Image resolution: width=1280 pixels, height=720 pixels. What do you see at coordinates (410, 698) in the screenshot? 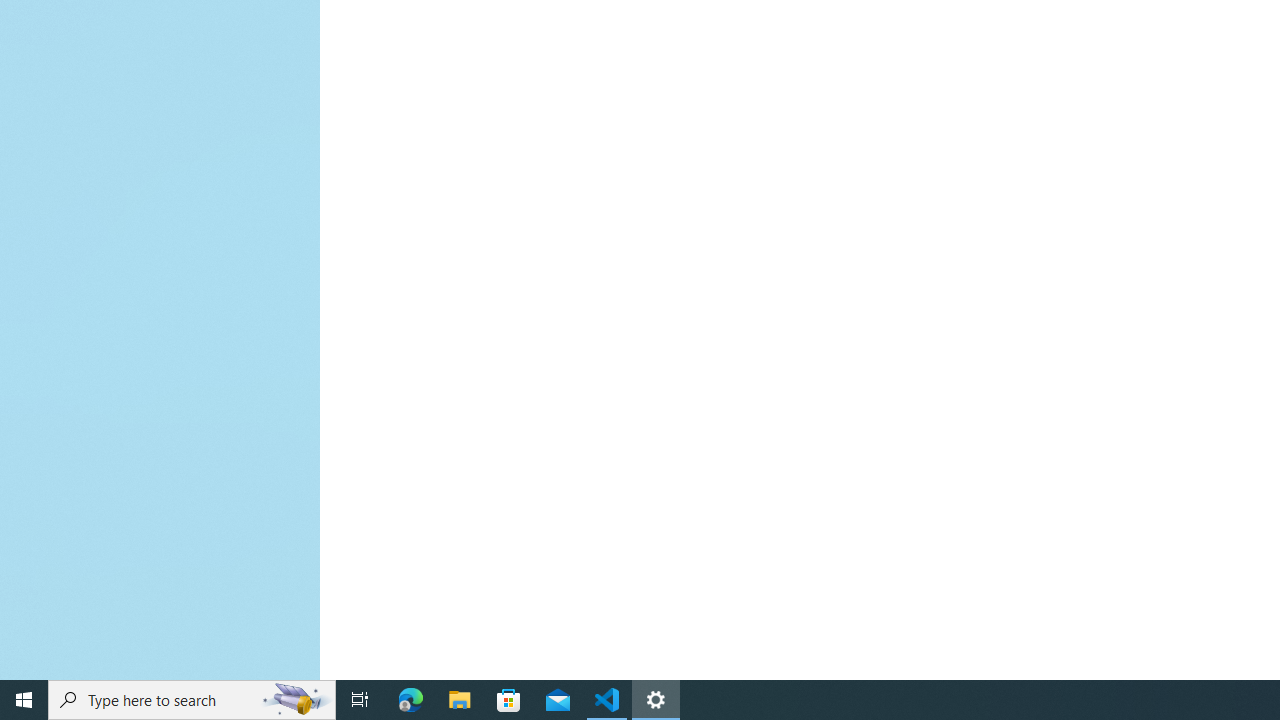
I see `'Microsoft Edge'` at bounding box center [410, 698].